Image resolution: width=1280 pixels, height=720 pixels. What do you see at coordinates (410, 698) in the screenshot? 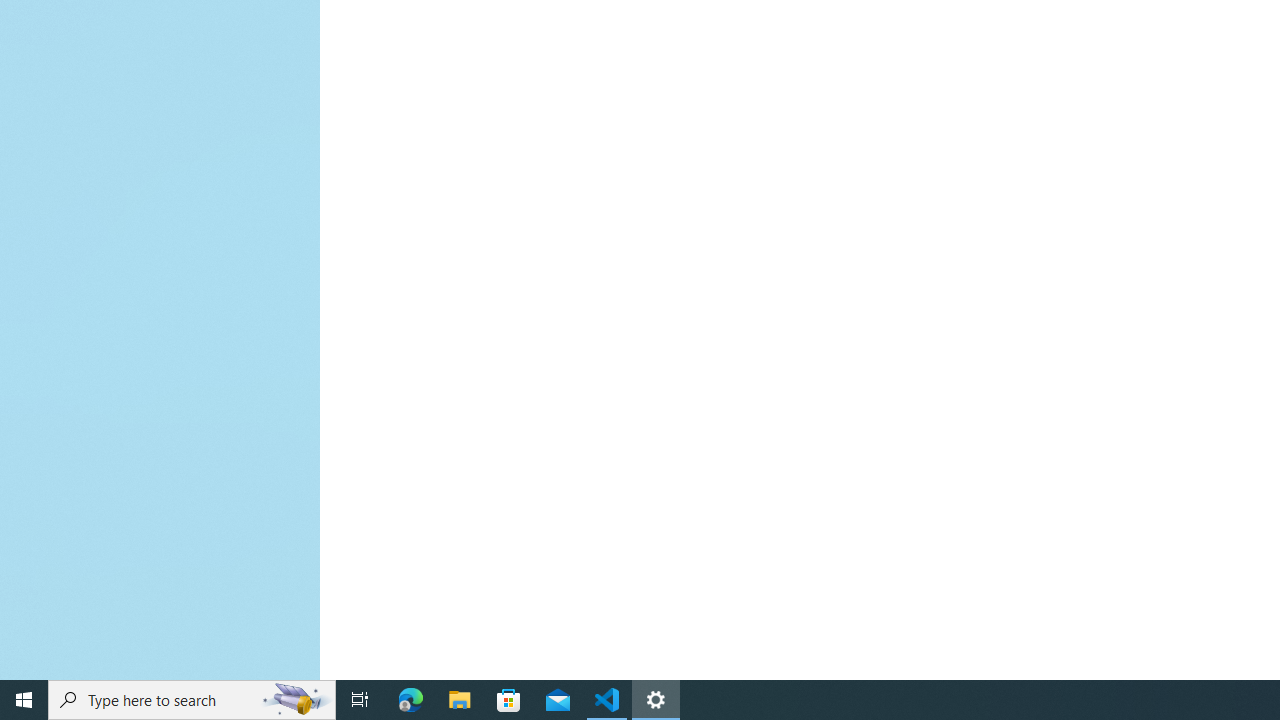
I see `'Microsoft Edge'` at bounding box center [410, 698].